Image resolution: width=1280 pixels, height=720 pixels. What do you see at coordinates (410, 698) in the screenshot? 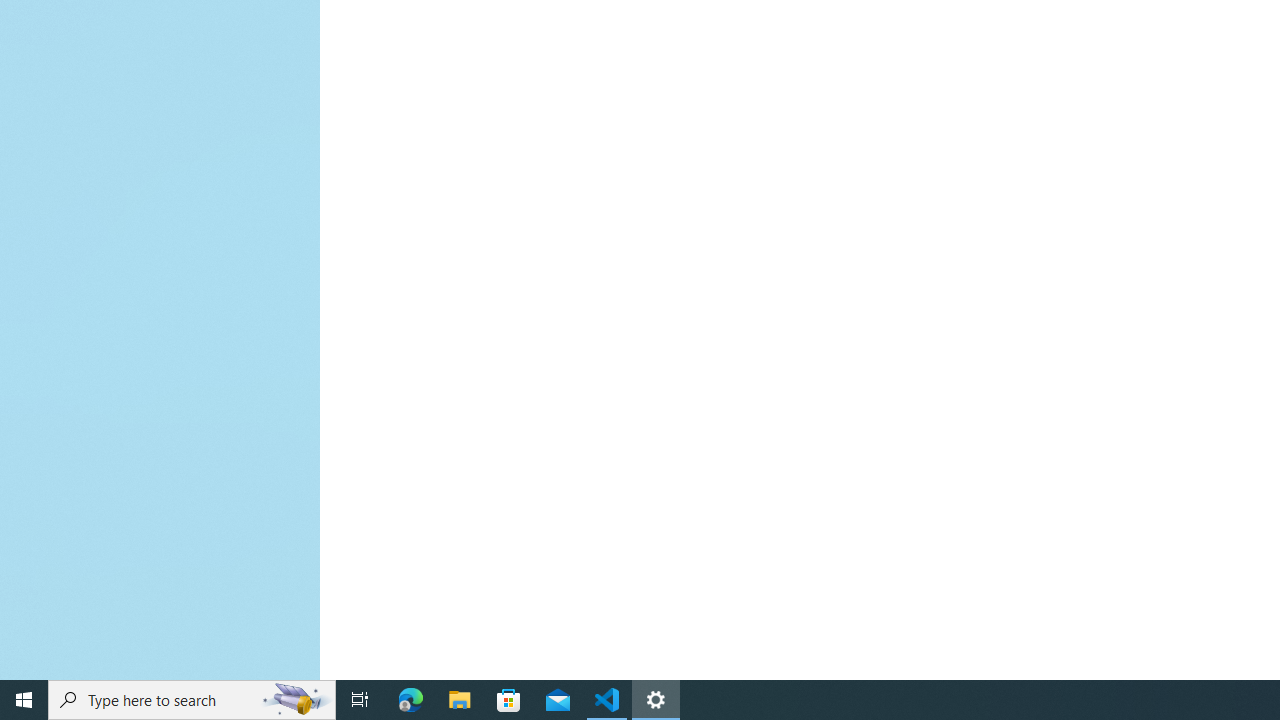
I see `'Microsoft Edge'` at bounding box center [410, 698].